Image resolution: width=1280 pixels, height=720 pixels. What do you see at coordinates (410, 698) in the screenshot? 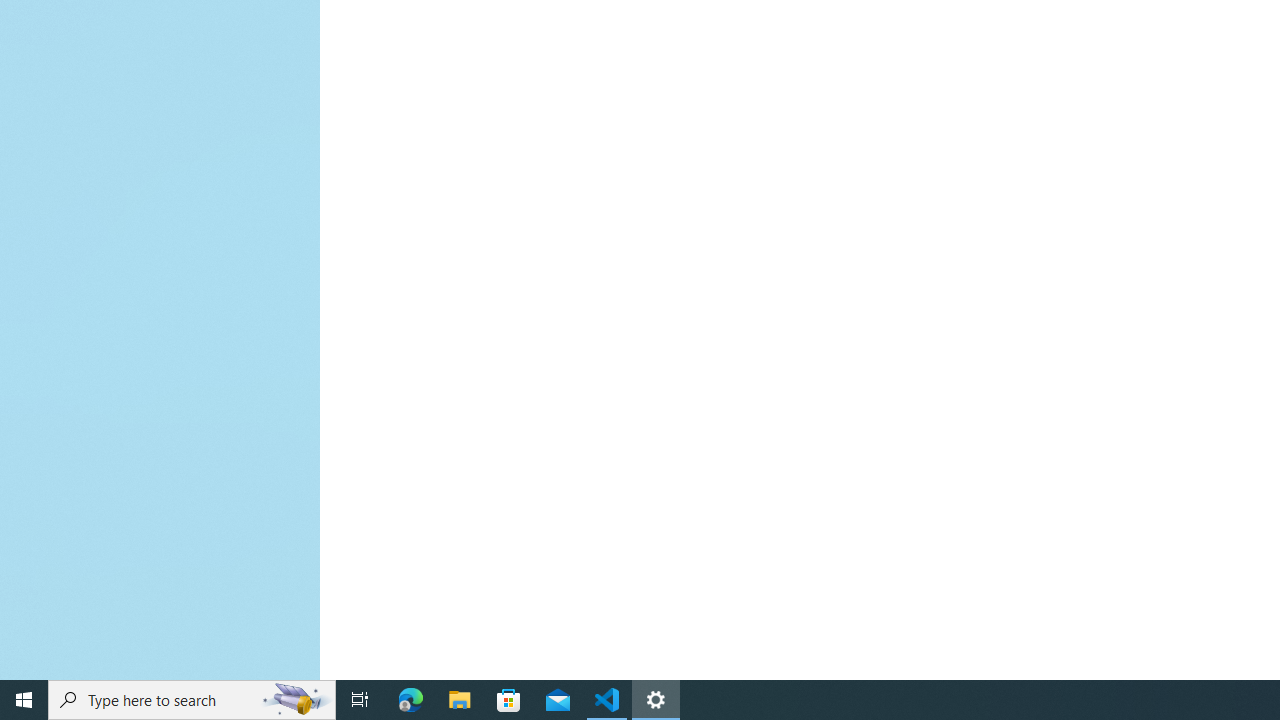
I see `'Microsoft Edge'` at bounding box center [410, 698].